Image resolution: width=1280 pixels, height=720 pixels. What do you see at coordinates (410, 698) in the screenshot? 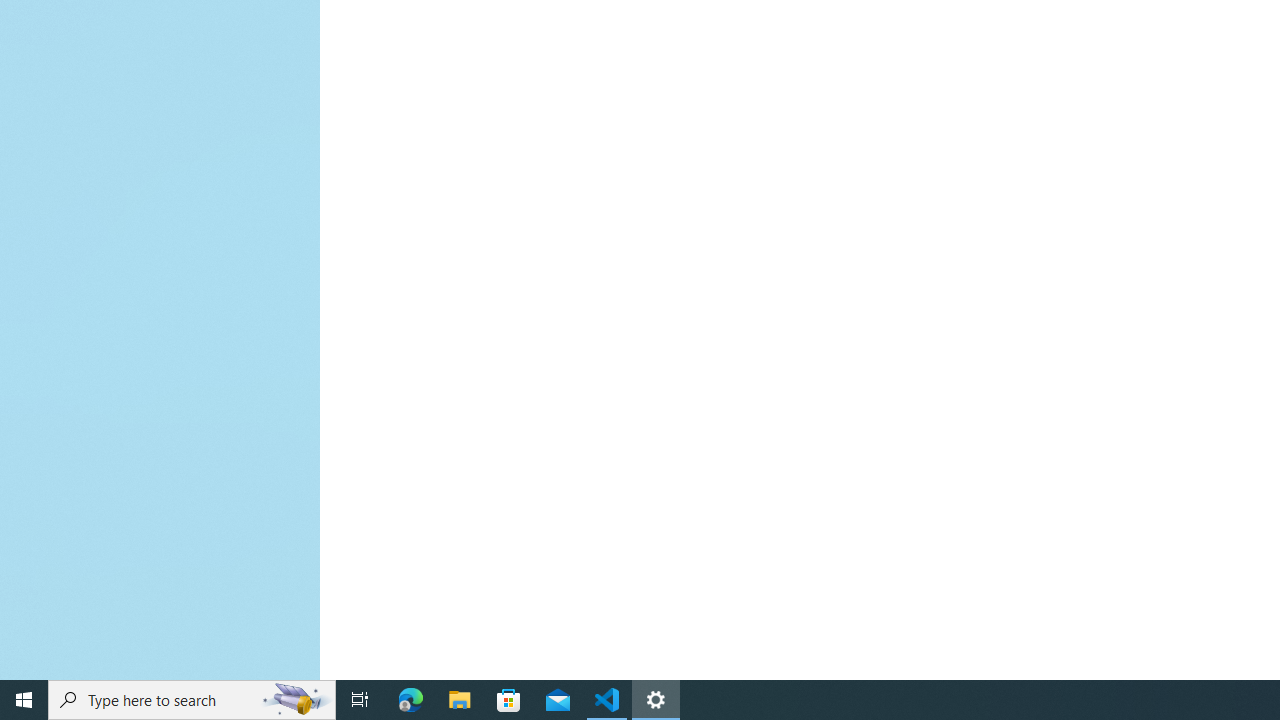
I see `'Microsoft Edge'` at bounding box center [410, 698].